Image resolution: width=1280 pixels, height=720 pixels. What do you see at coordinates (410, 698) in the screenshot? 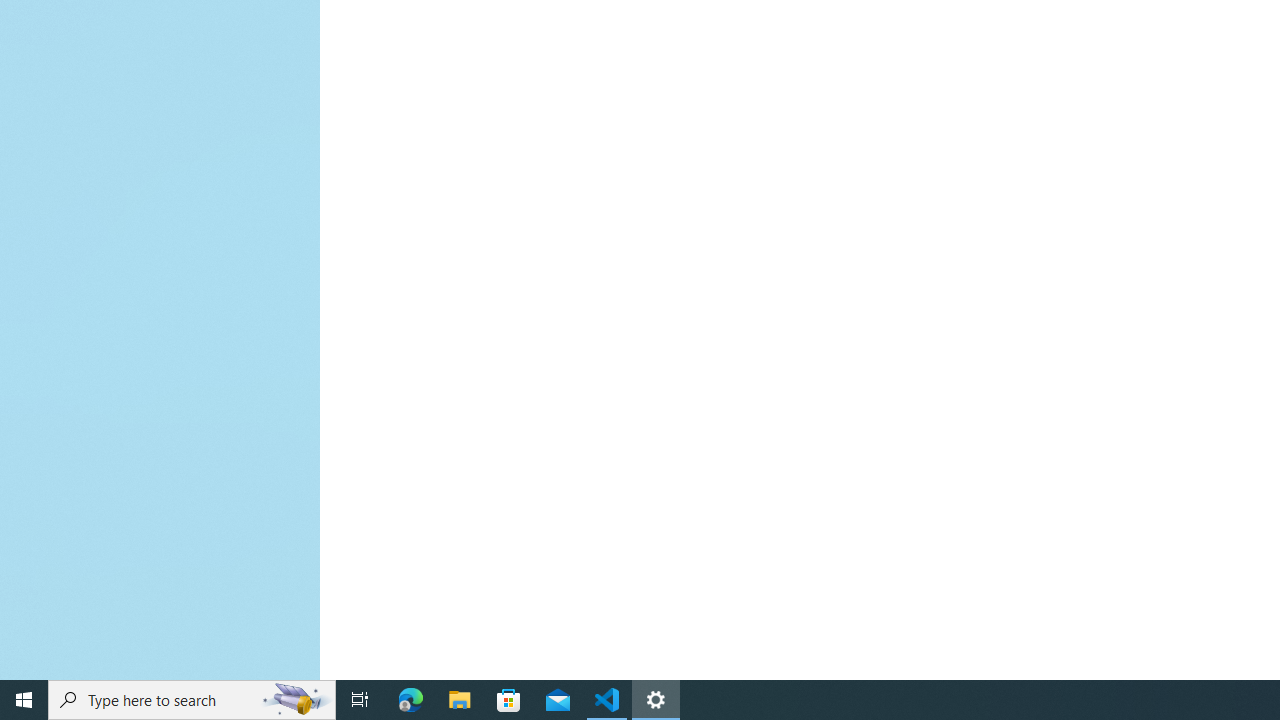
I see `'Microsoft Edge'` at bounding box center [410, 698].